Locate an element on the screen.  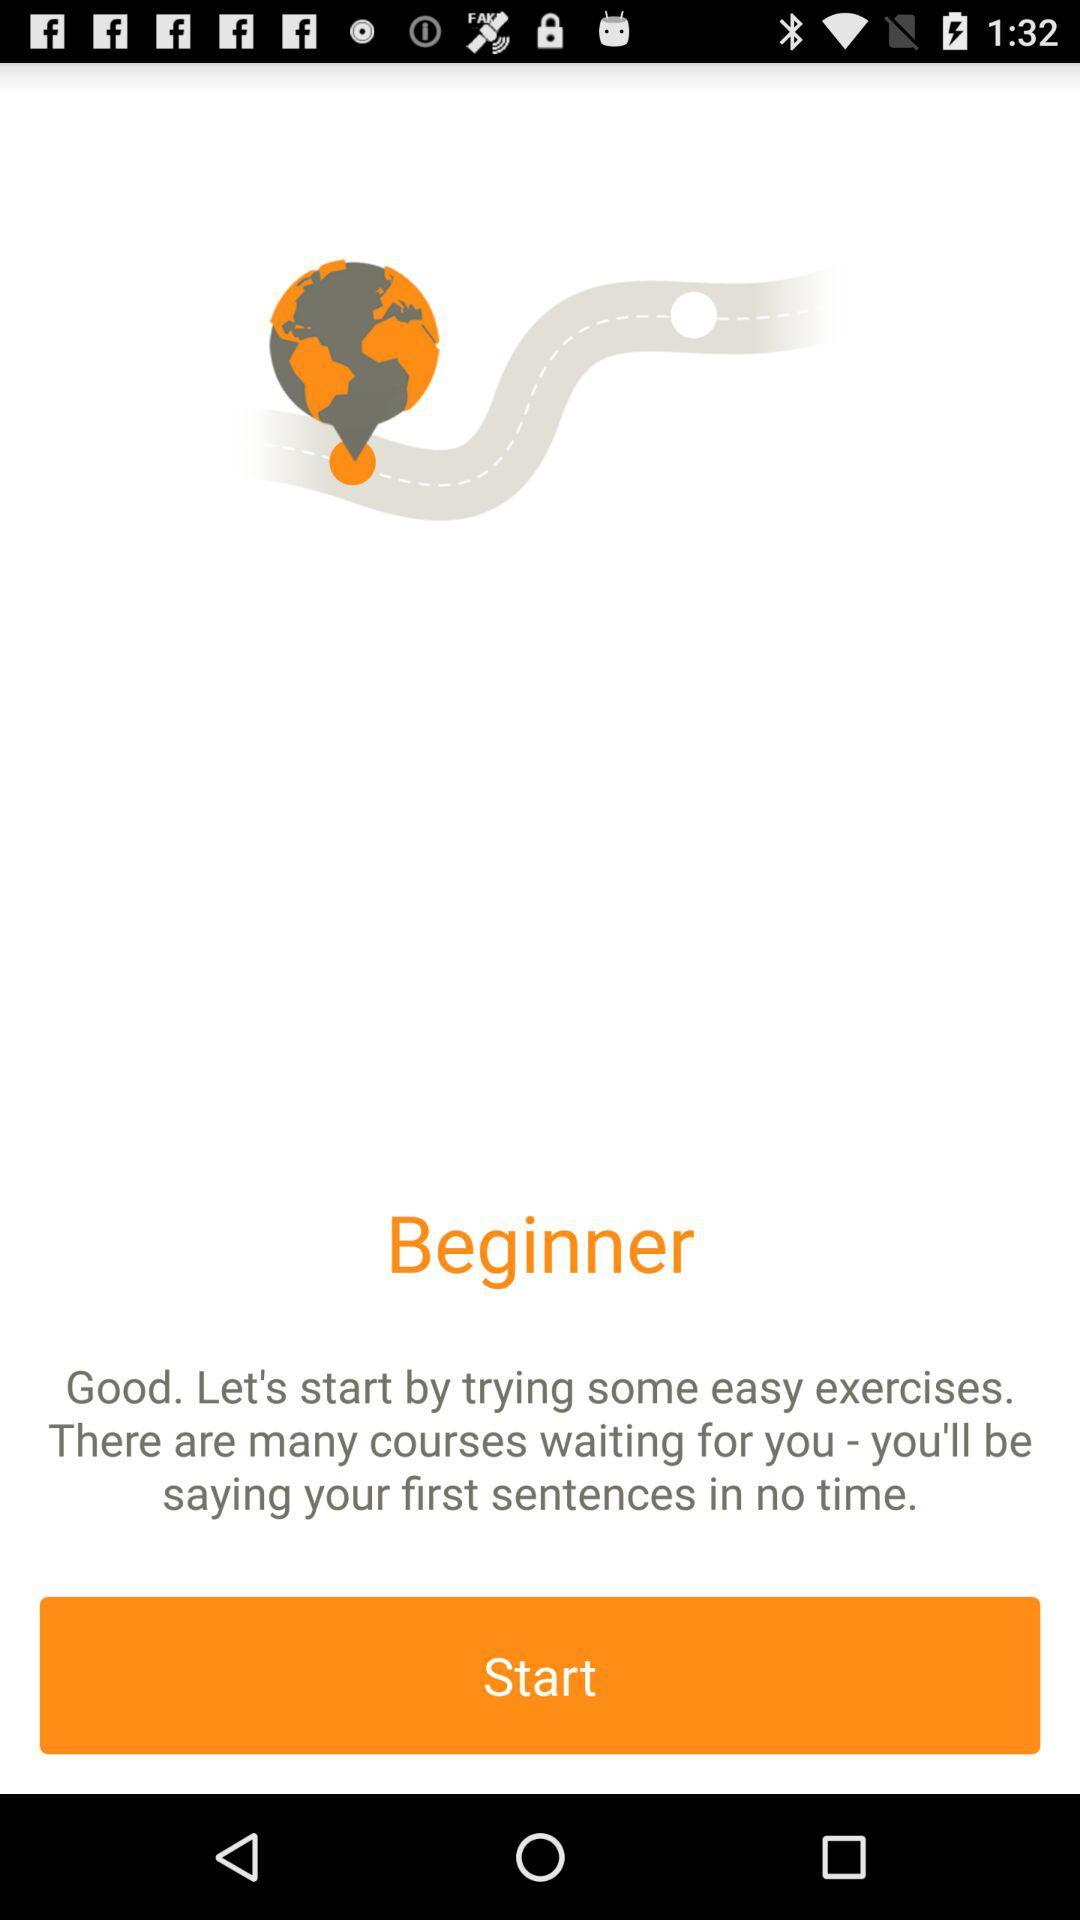
start option is located at coordinates (540, 1675).